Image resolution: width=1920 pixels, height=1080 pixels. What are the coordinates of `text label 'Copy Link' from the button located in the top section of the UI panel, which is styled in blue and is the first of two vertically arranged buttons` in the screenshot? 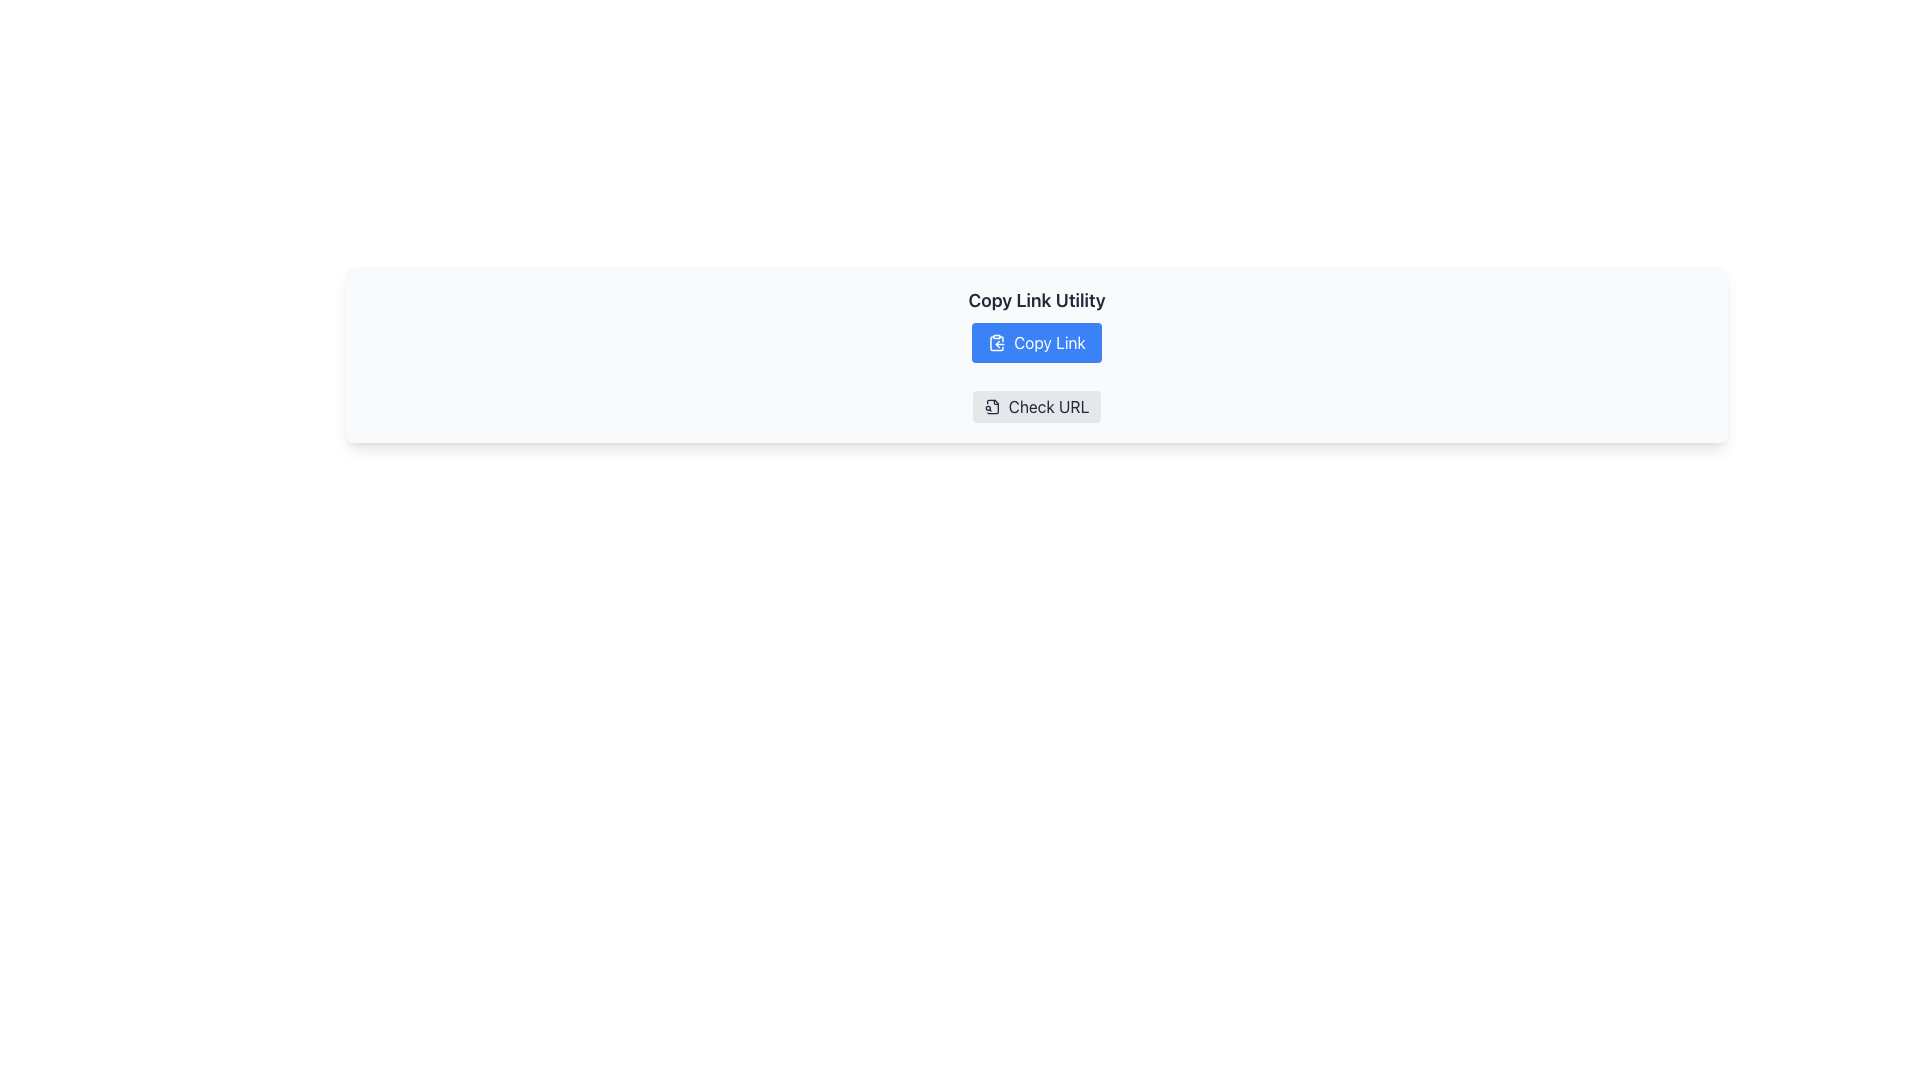 It's located at (1049, 342).